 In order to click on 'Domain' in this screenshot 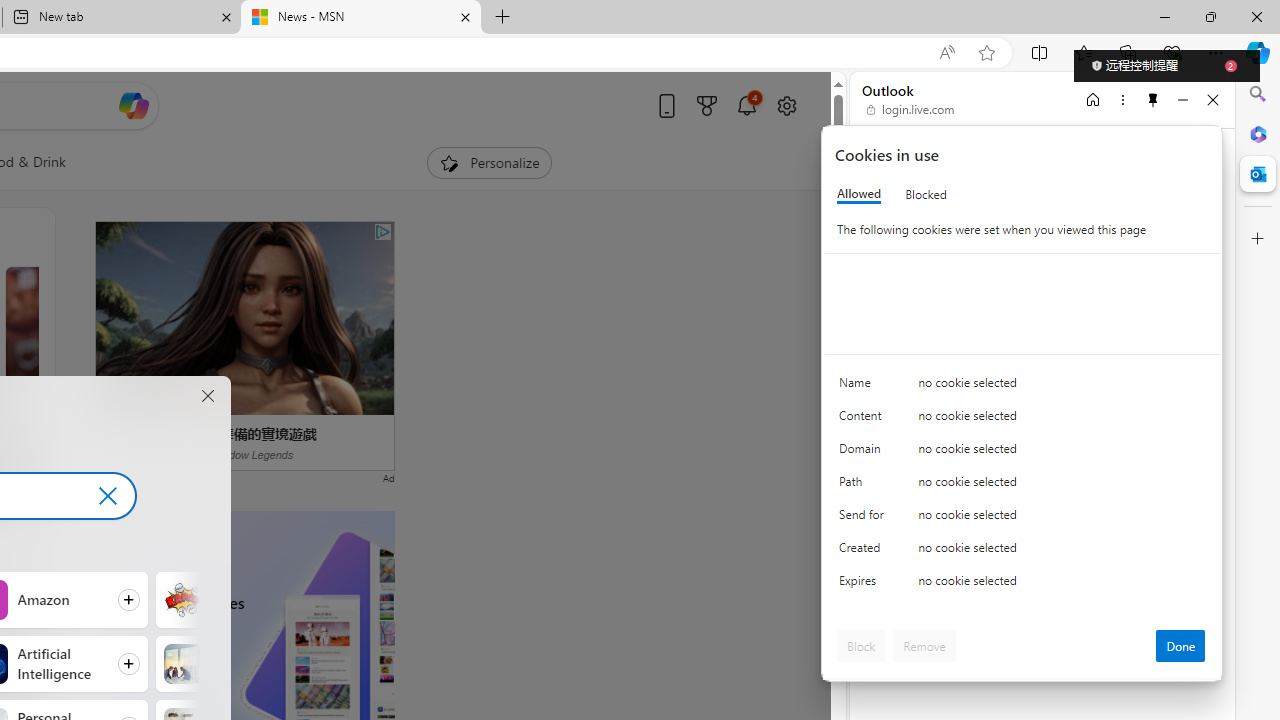, I will do `click(865, 453)`.